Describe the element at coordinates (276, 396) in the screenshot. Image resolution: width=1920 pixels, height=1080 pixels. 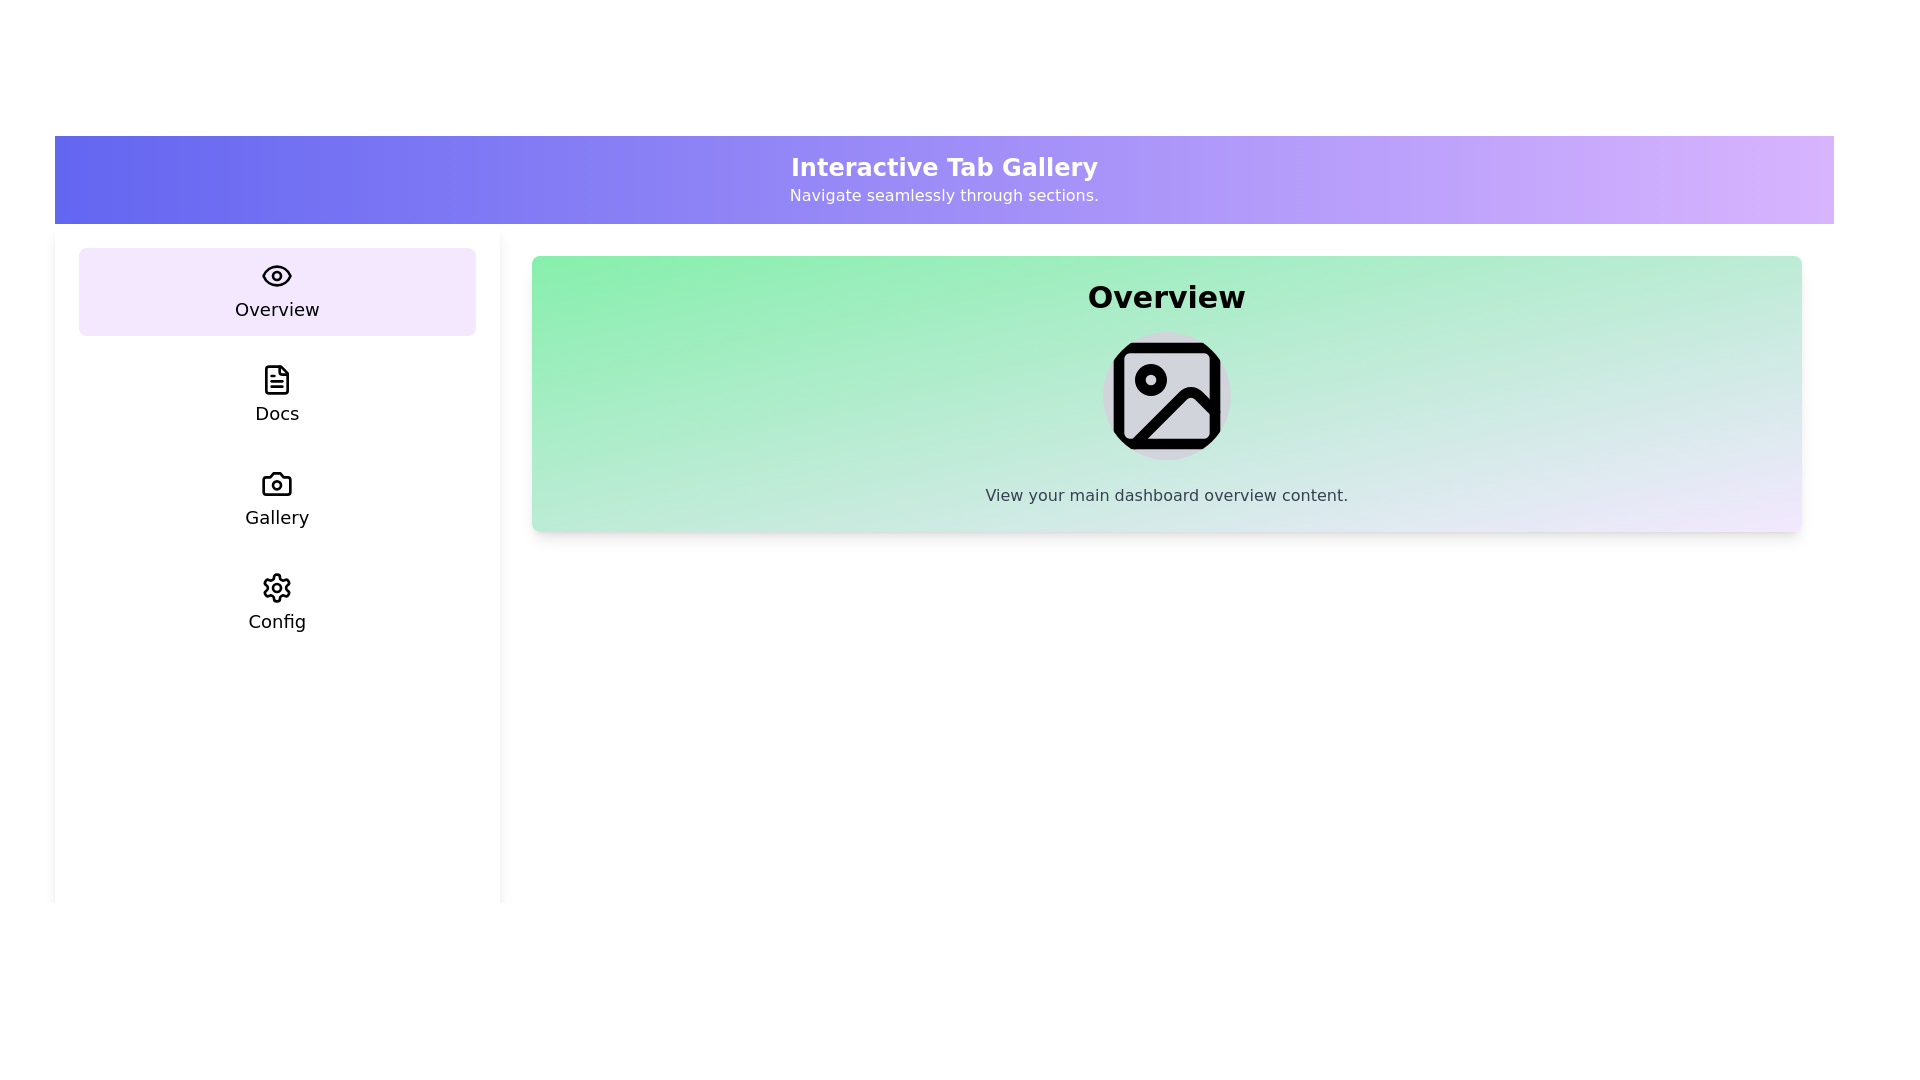
I see `the tab named Docs by clicking its icon` at that location.